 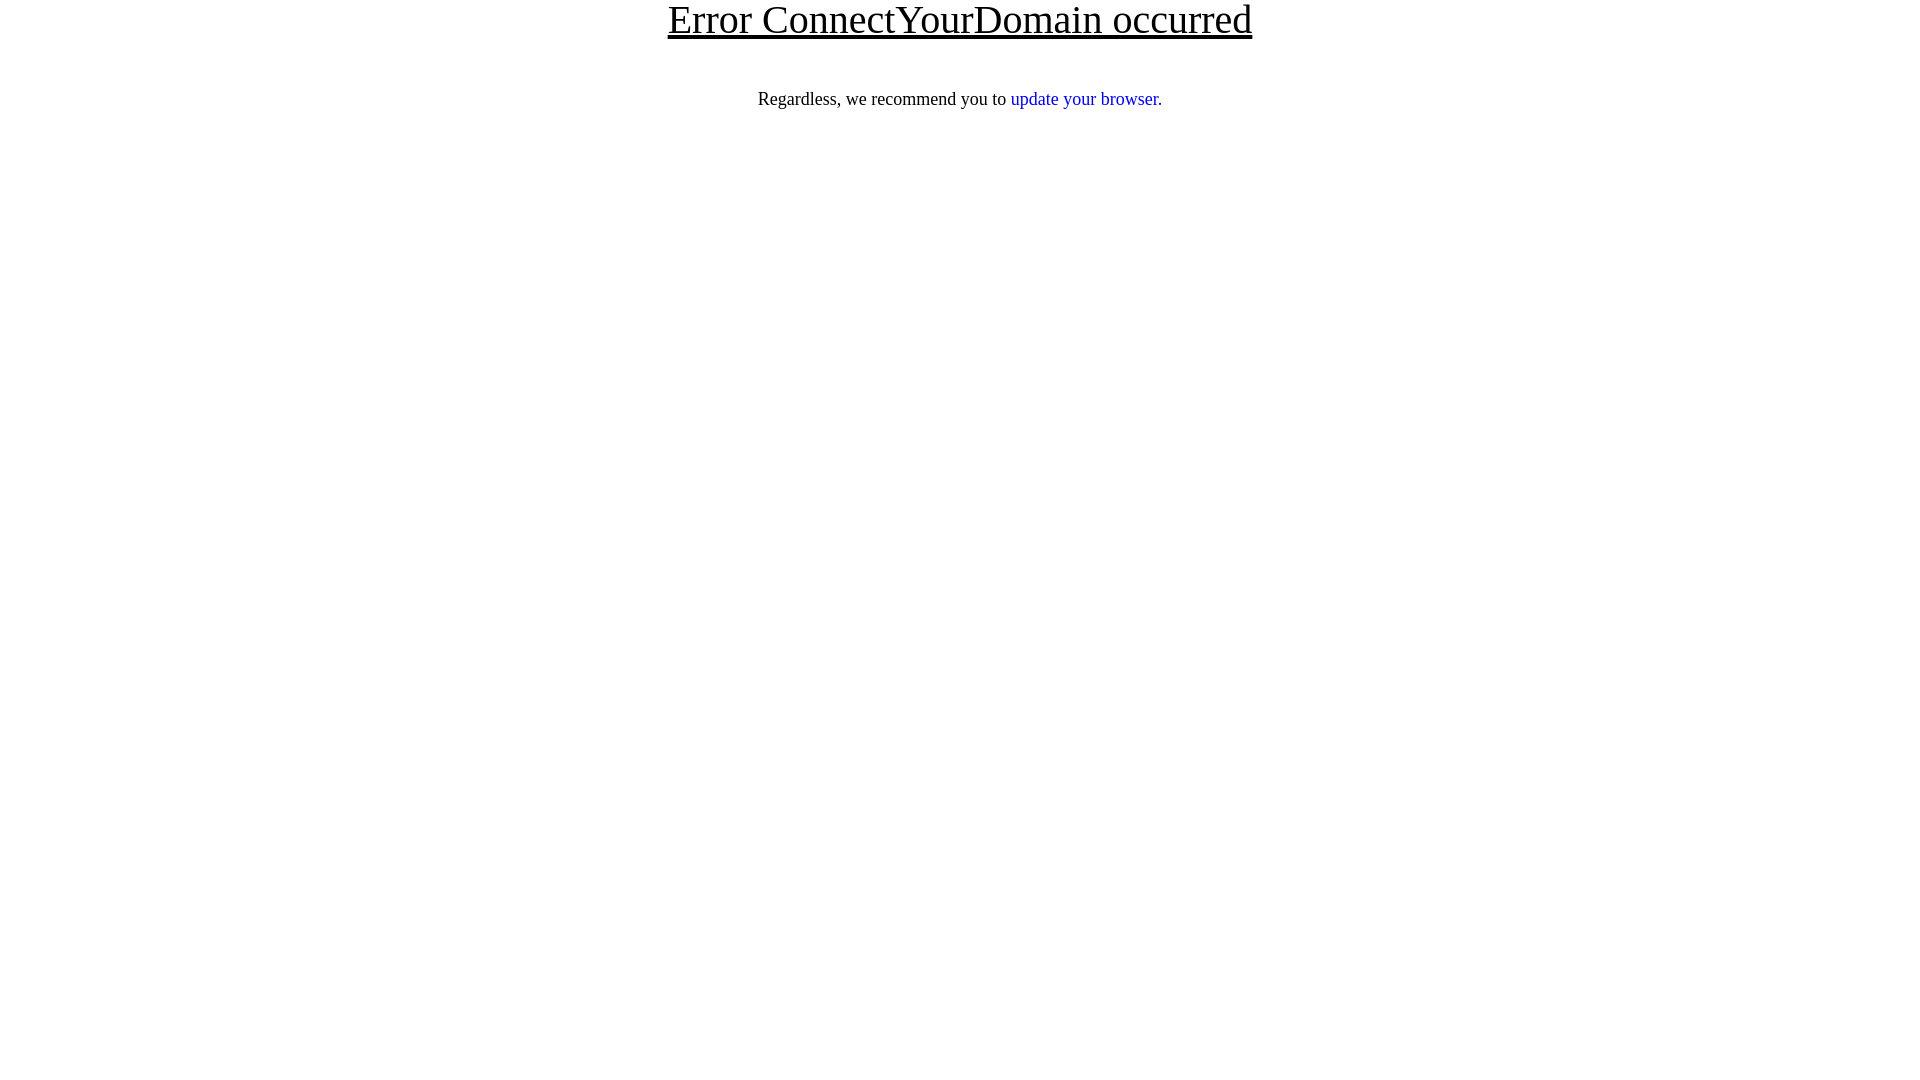 What do you see at coordinates (1011, 99) in the screenshot?
I see `'update your browser.'` at bounding box center [1011, 99].